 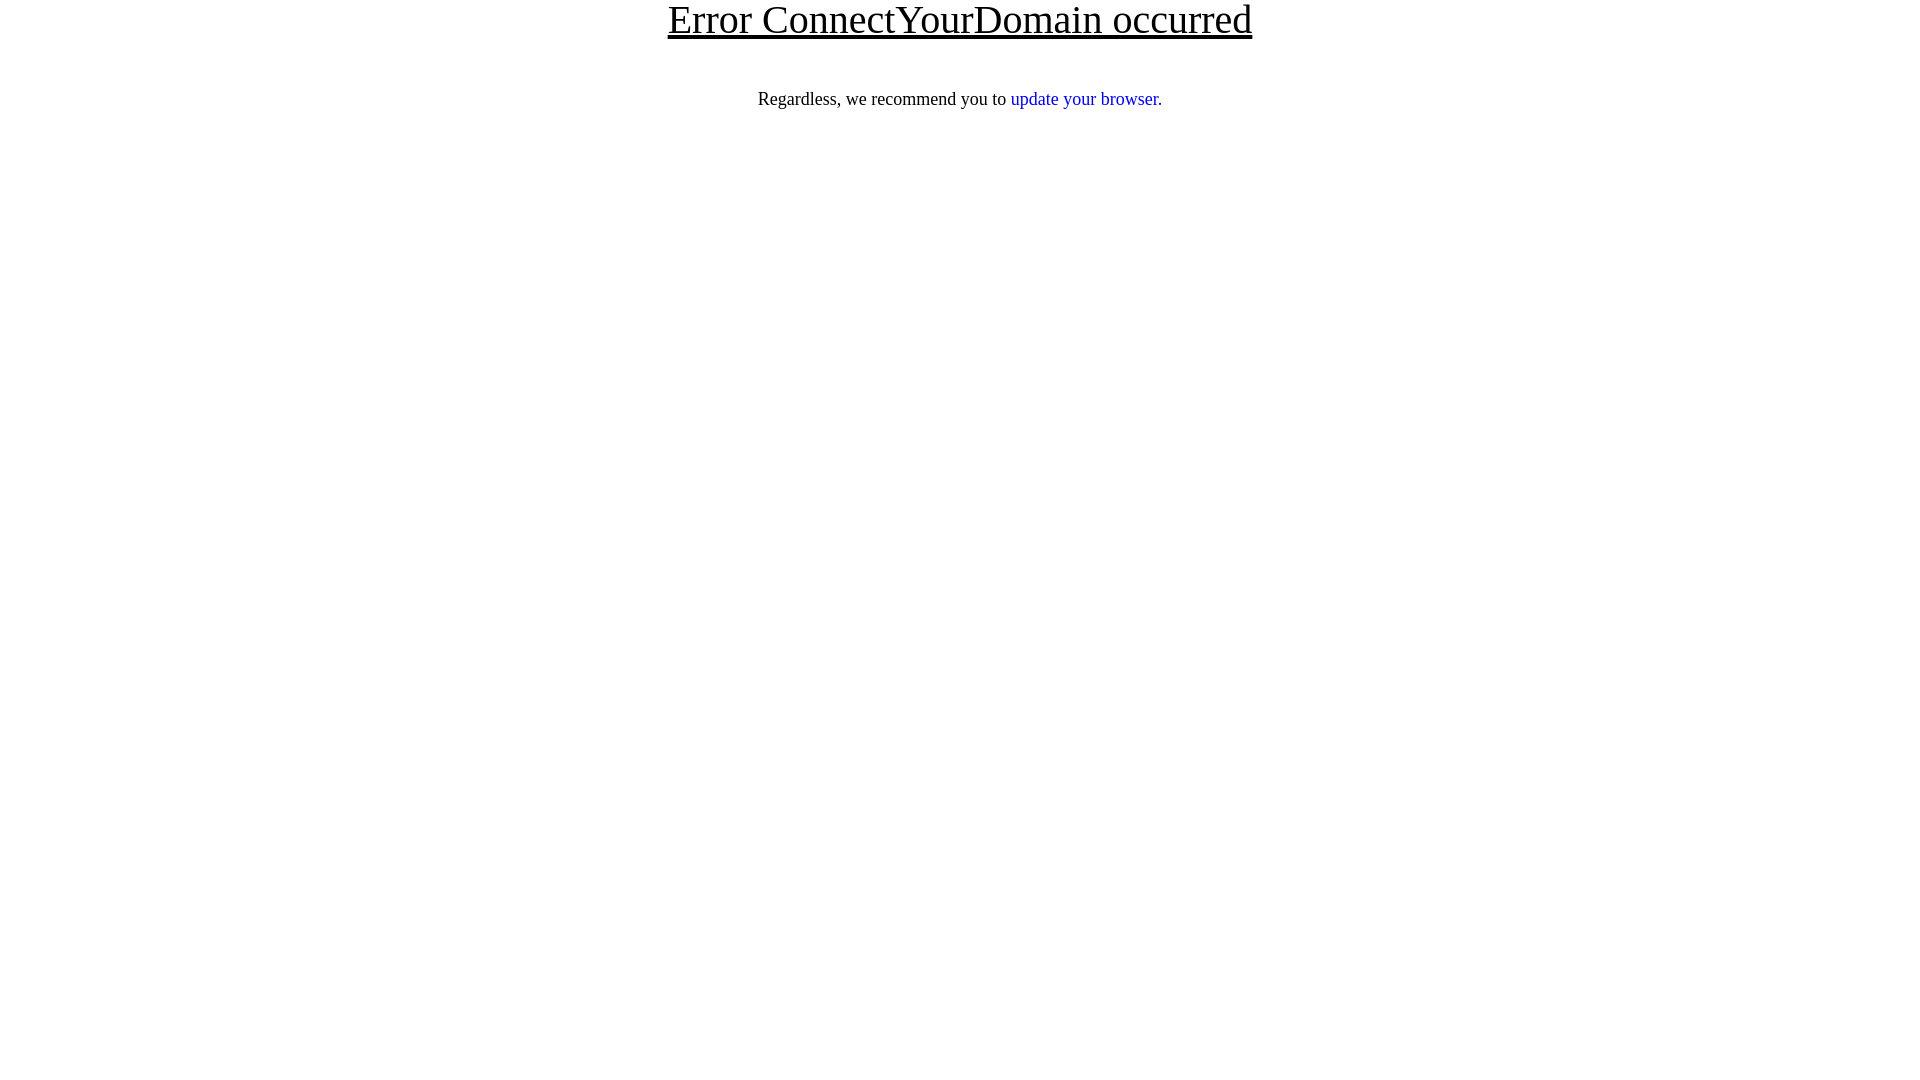 What do you see at coordinates (1011, 99) in the screenshot?
I see `'update your browser.'` at bounding box center [1011, 99].